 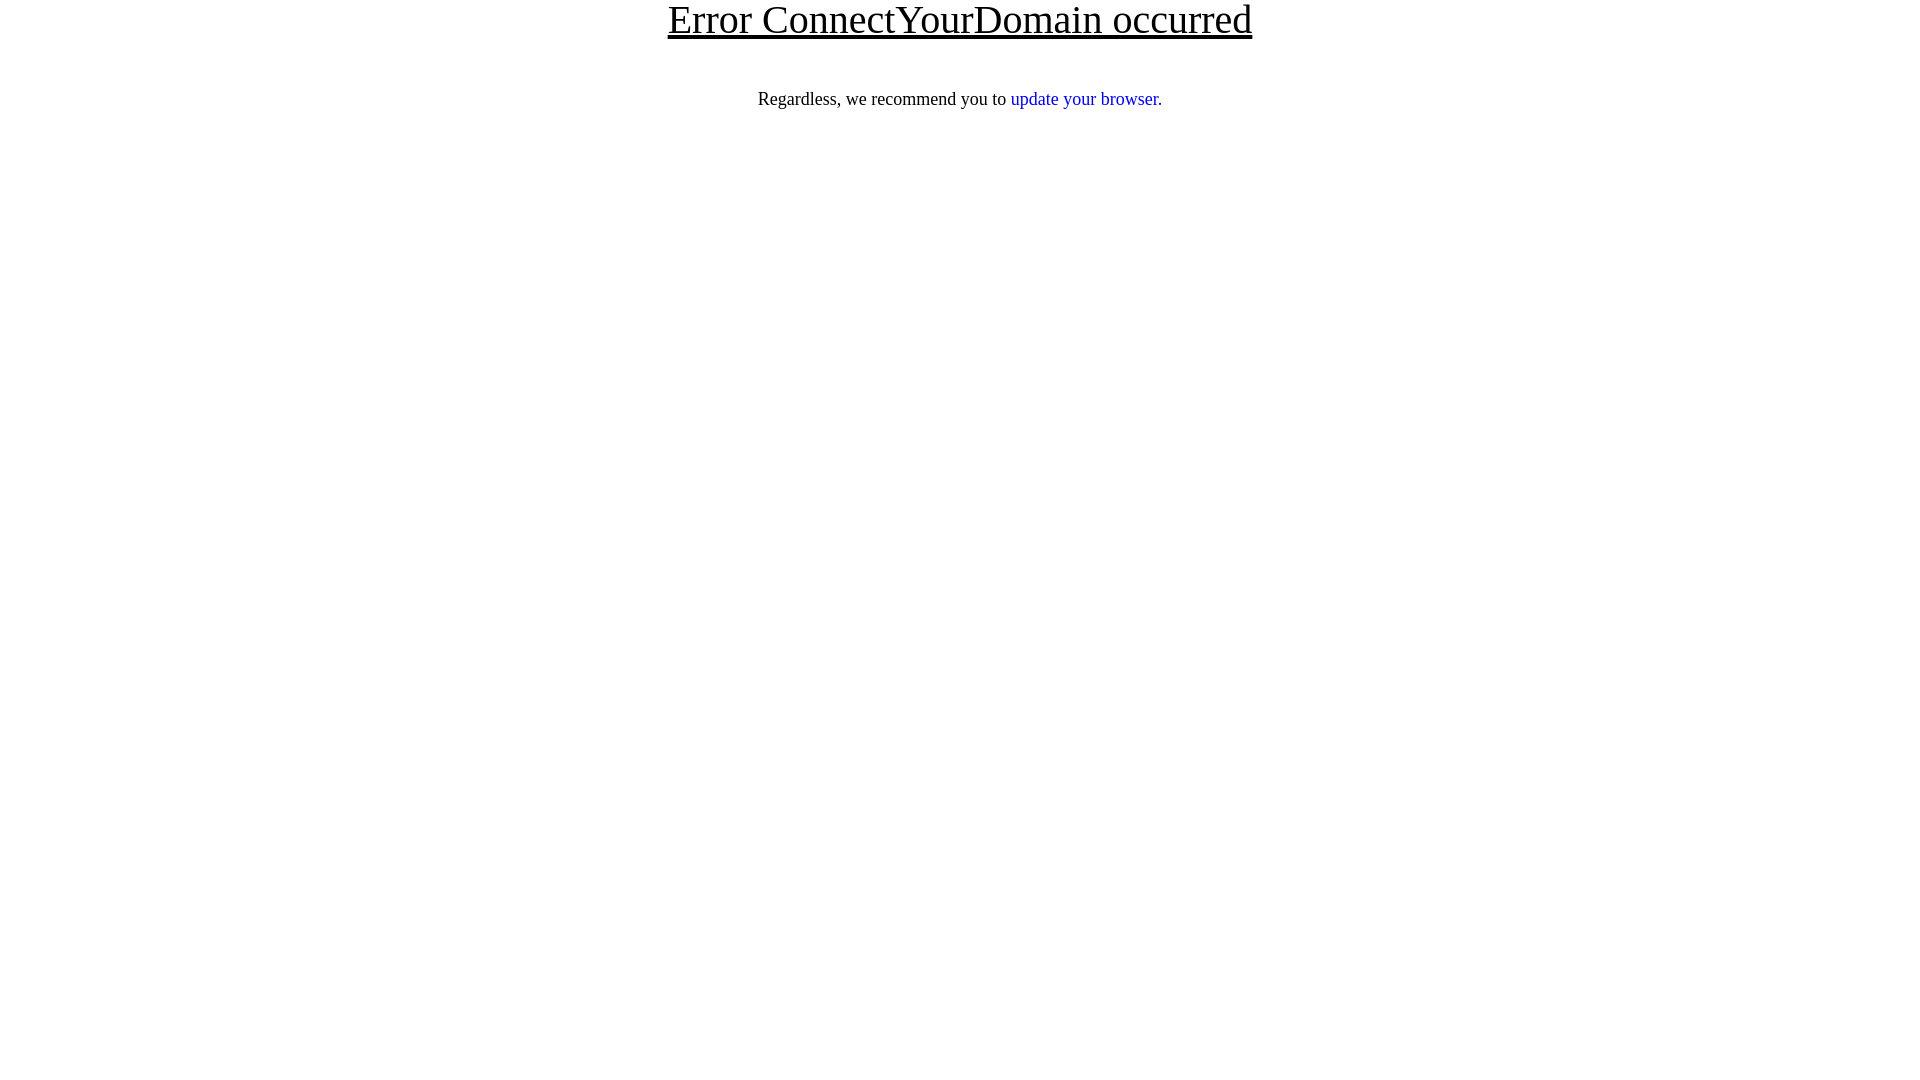 What do you see at coordinates (1011, 99) in the screenshot?
I see `'update your browser.'` at bounding box center [1011, 99].